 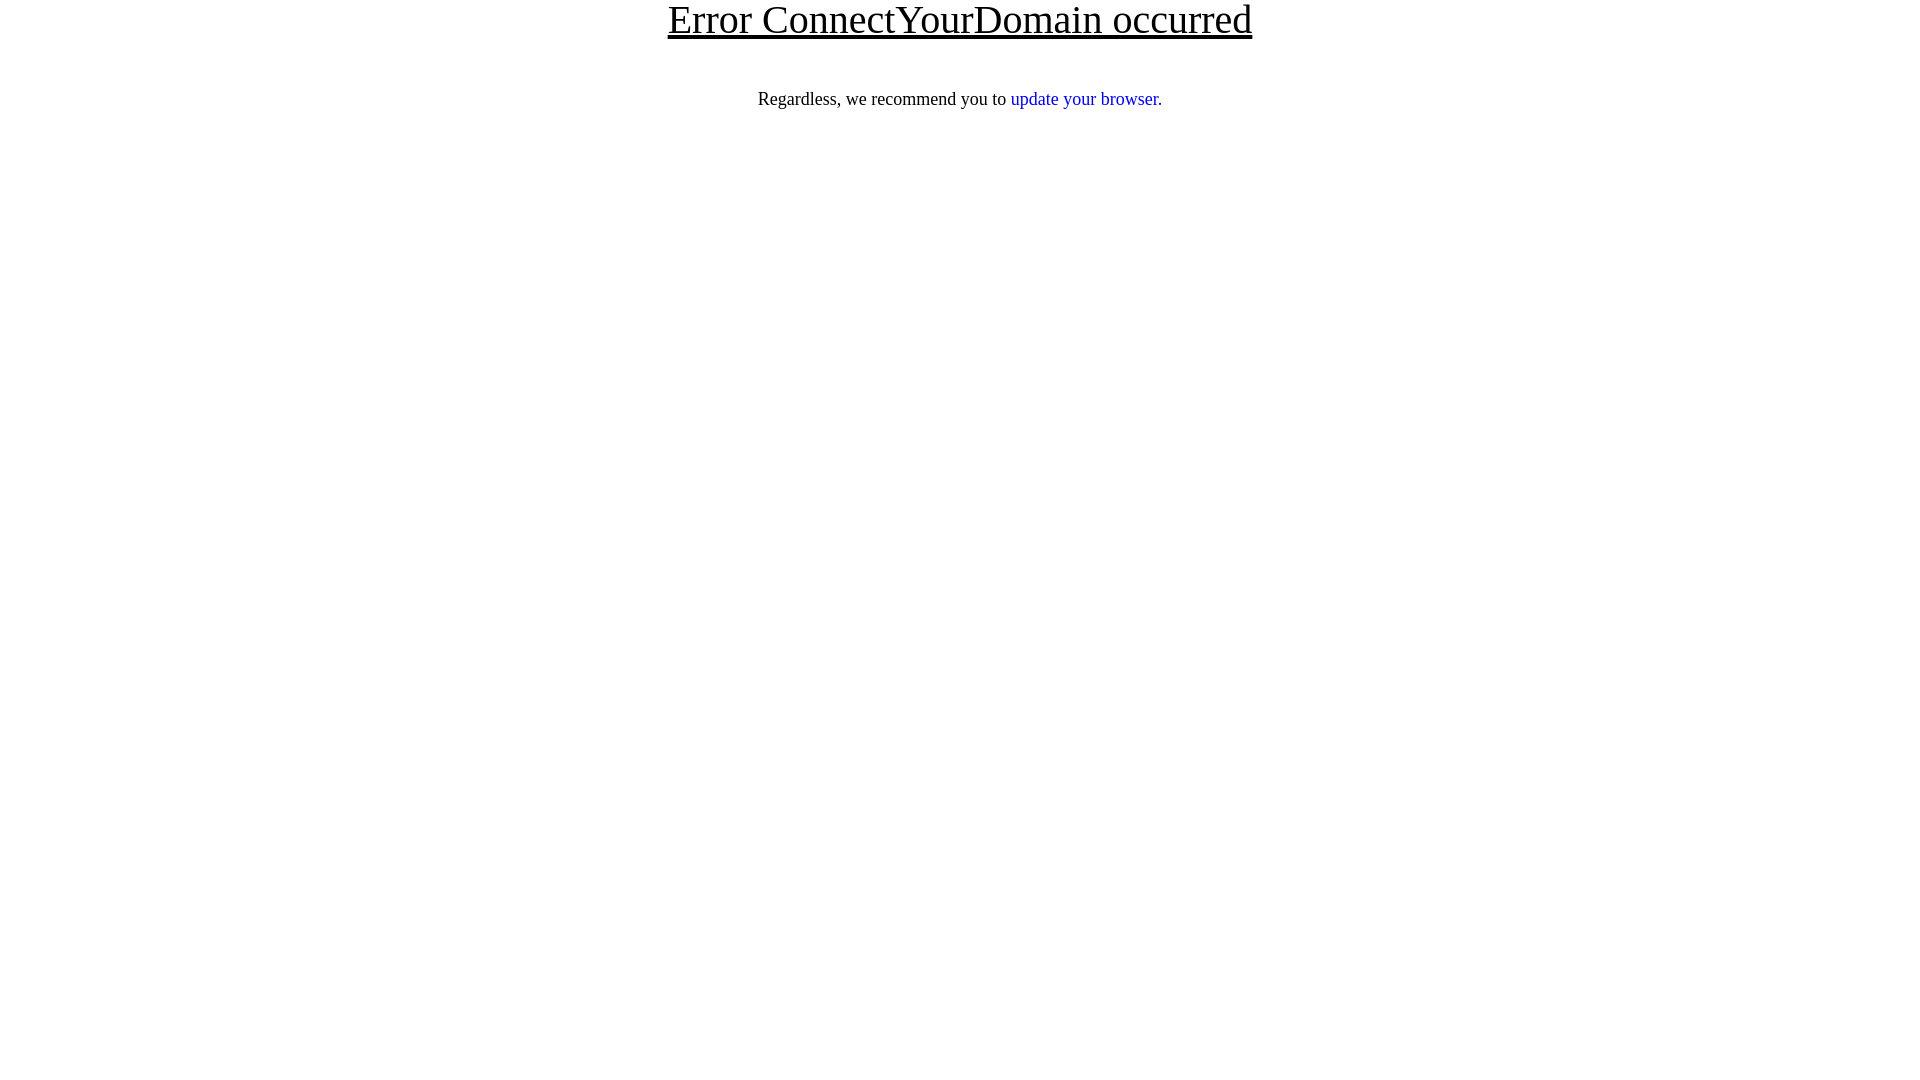 What do you see at coordinates (1011, 99) in the screenshot?
I see `'update your browser.'` at bounding box center [1011, 99].